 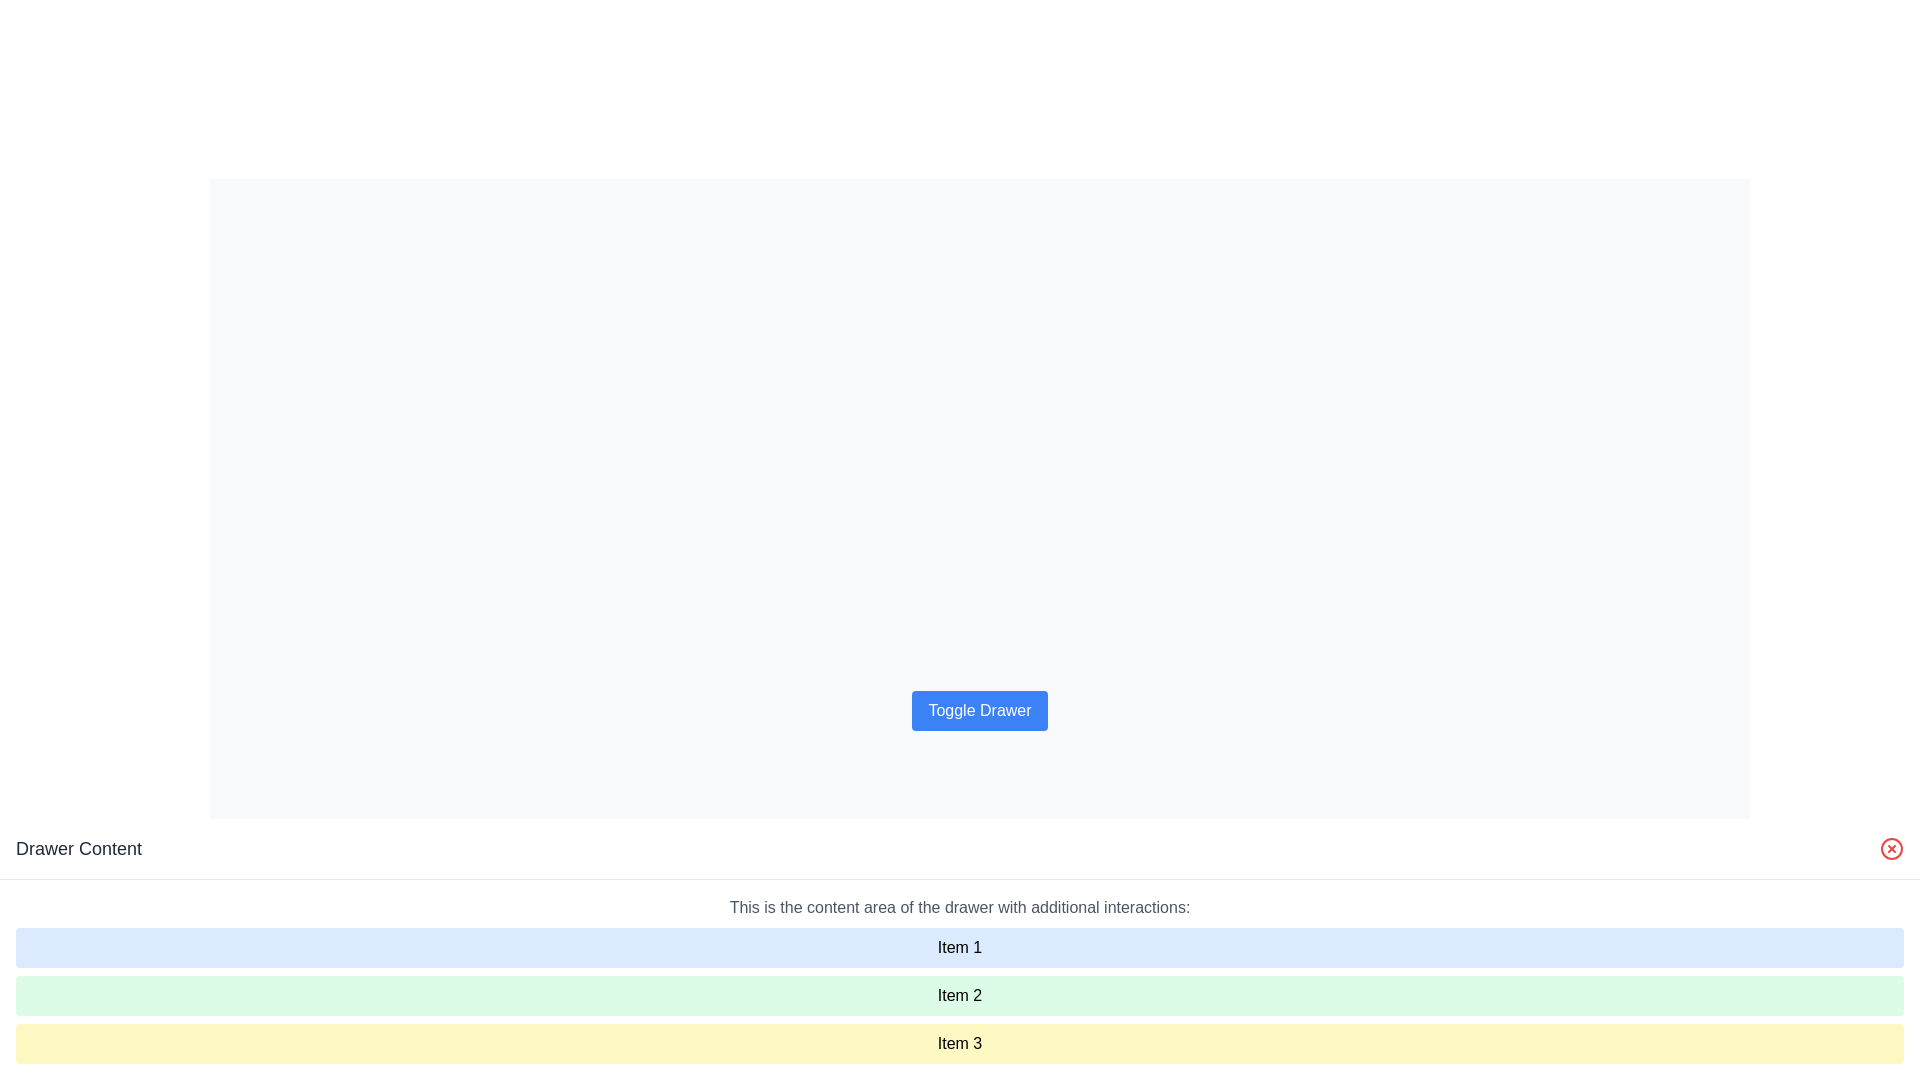 What do you see at coordinates (960, 995) in the screenshot?
I see `the non-interactive list item with the text 'Item 2', which has a green rounded background and is visually distinct among its siblings` at bounding box center [960, 995].